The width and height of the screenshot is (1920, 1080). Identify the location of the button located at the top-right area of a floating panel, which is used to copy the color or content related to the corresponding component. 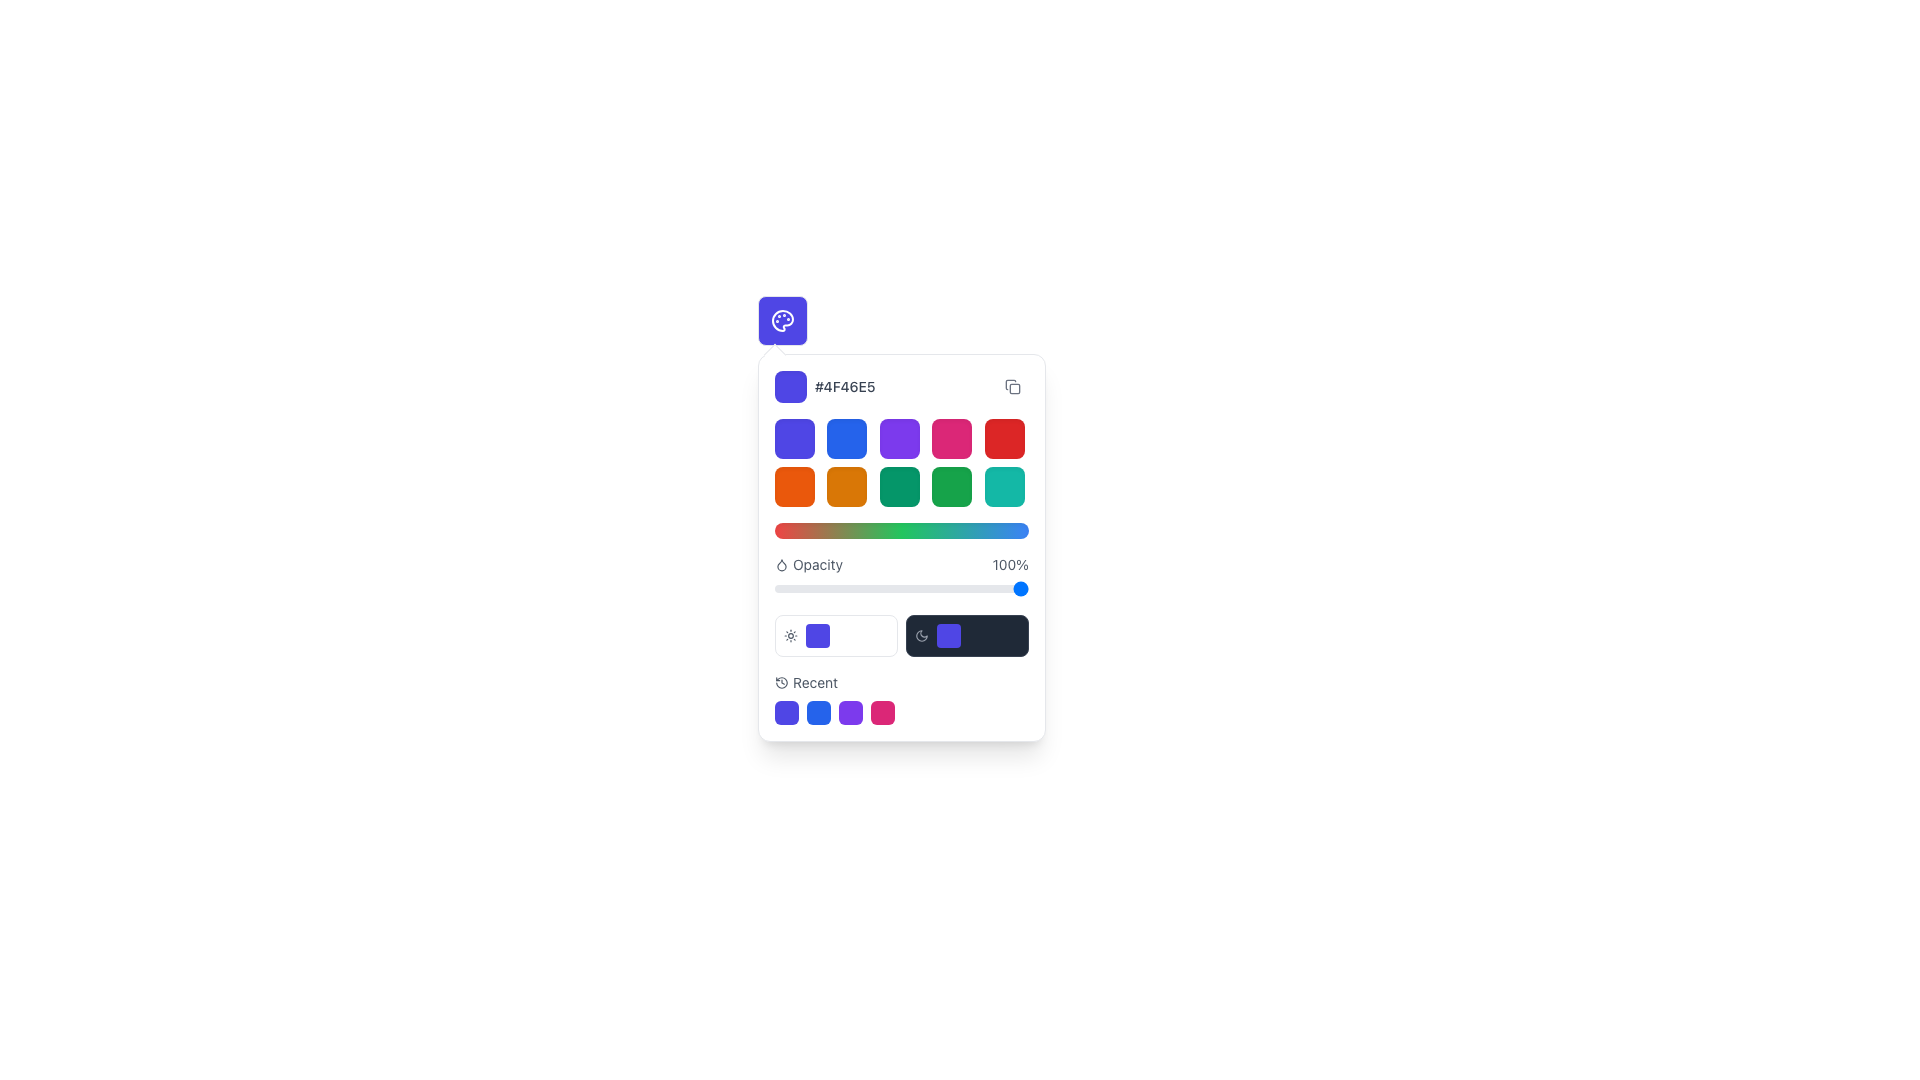
(1012, 386).